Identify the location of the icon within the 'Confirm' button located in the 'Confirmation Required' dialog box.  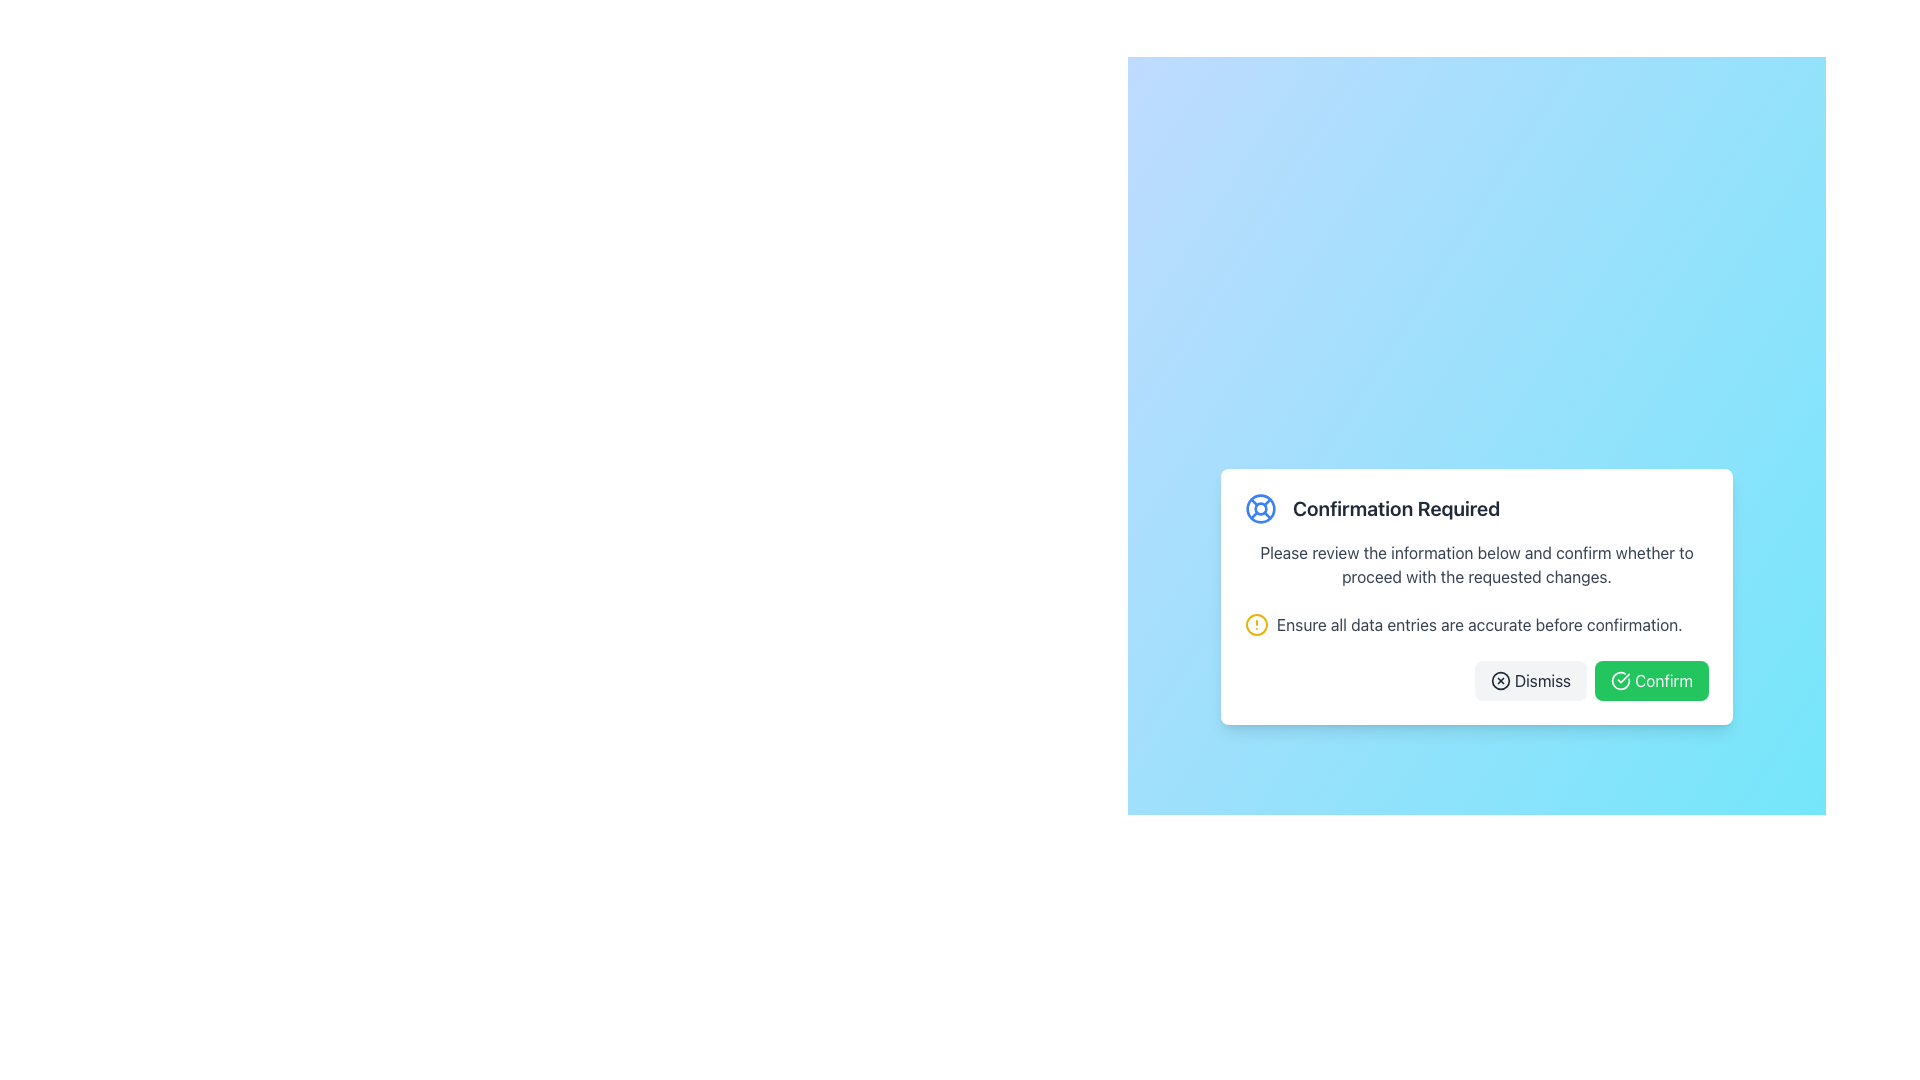
(1621, 680).